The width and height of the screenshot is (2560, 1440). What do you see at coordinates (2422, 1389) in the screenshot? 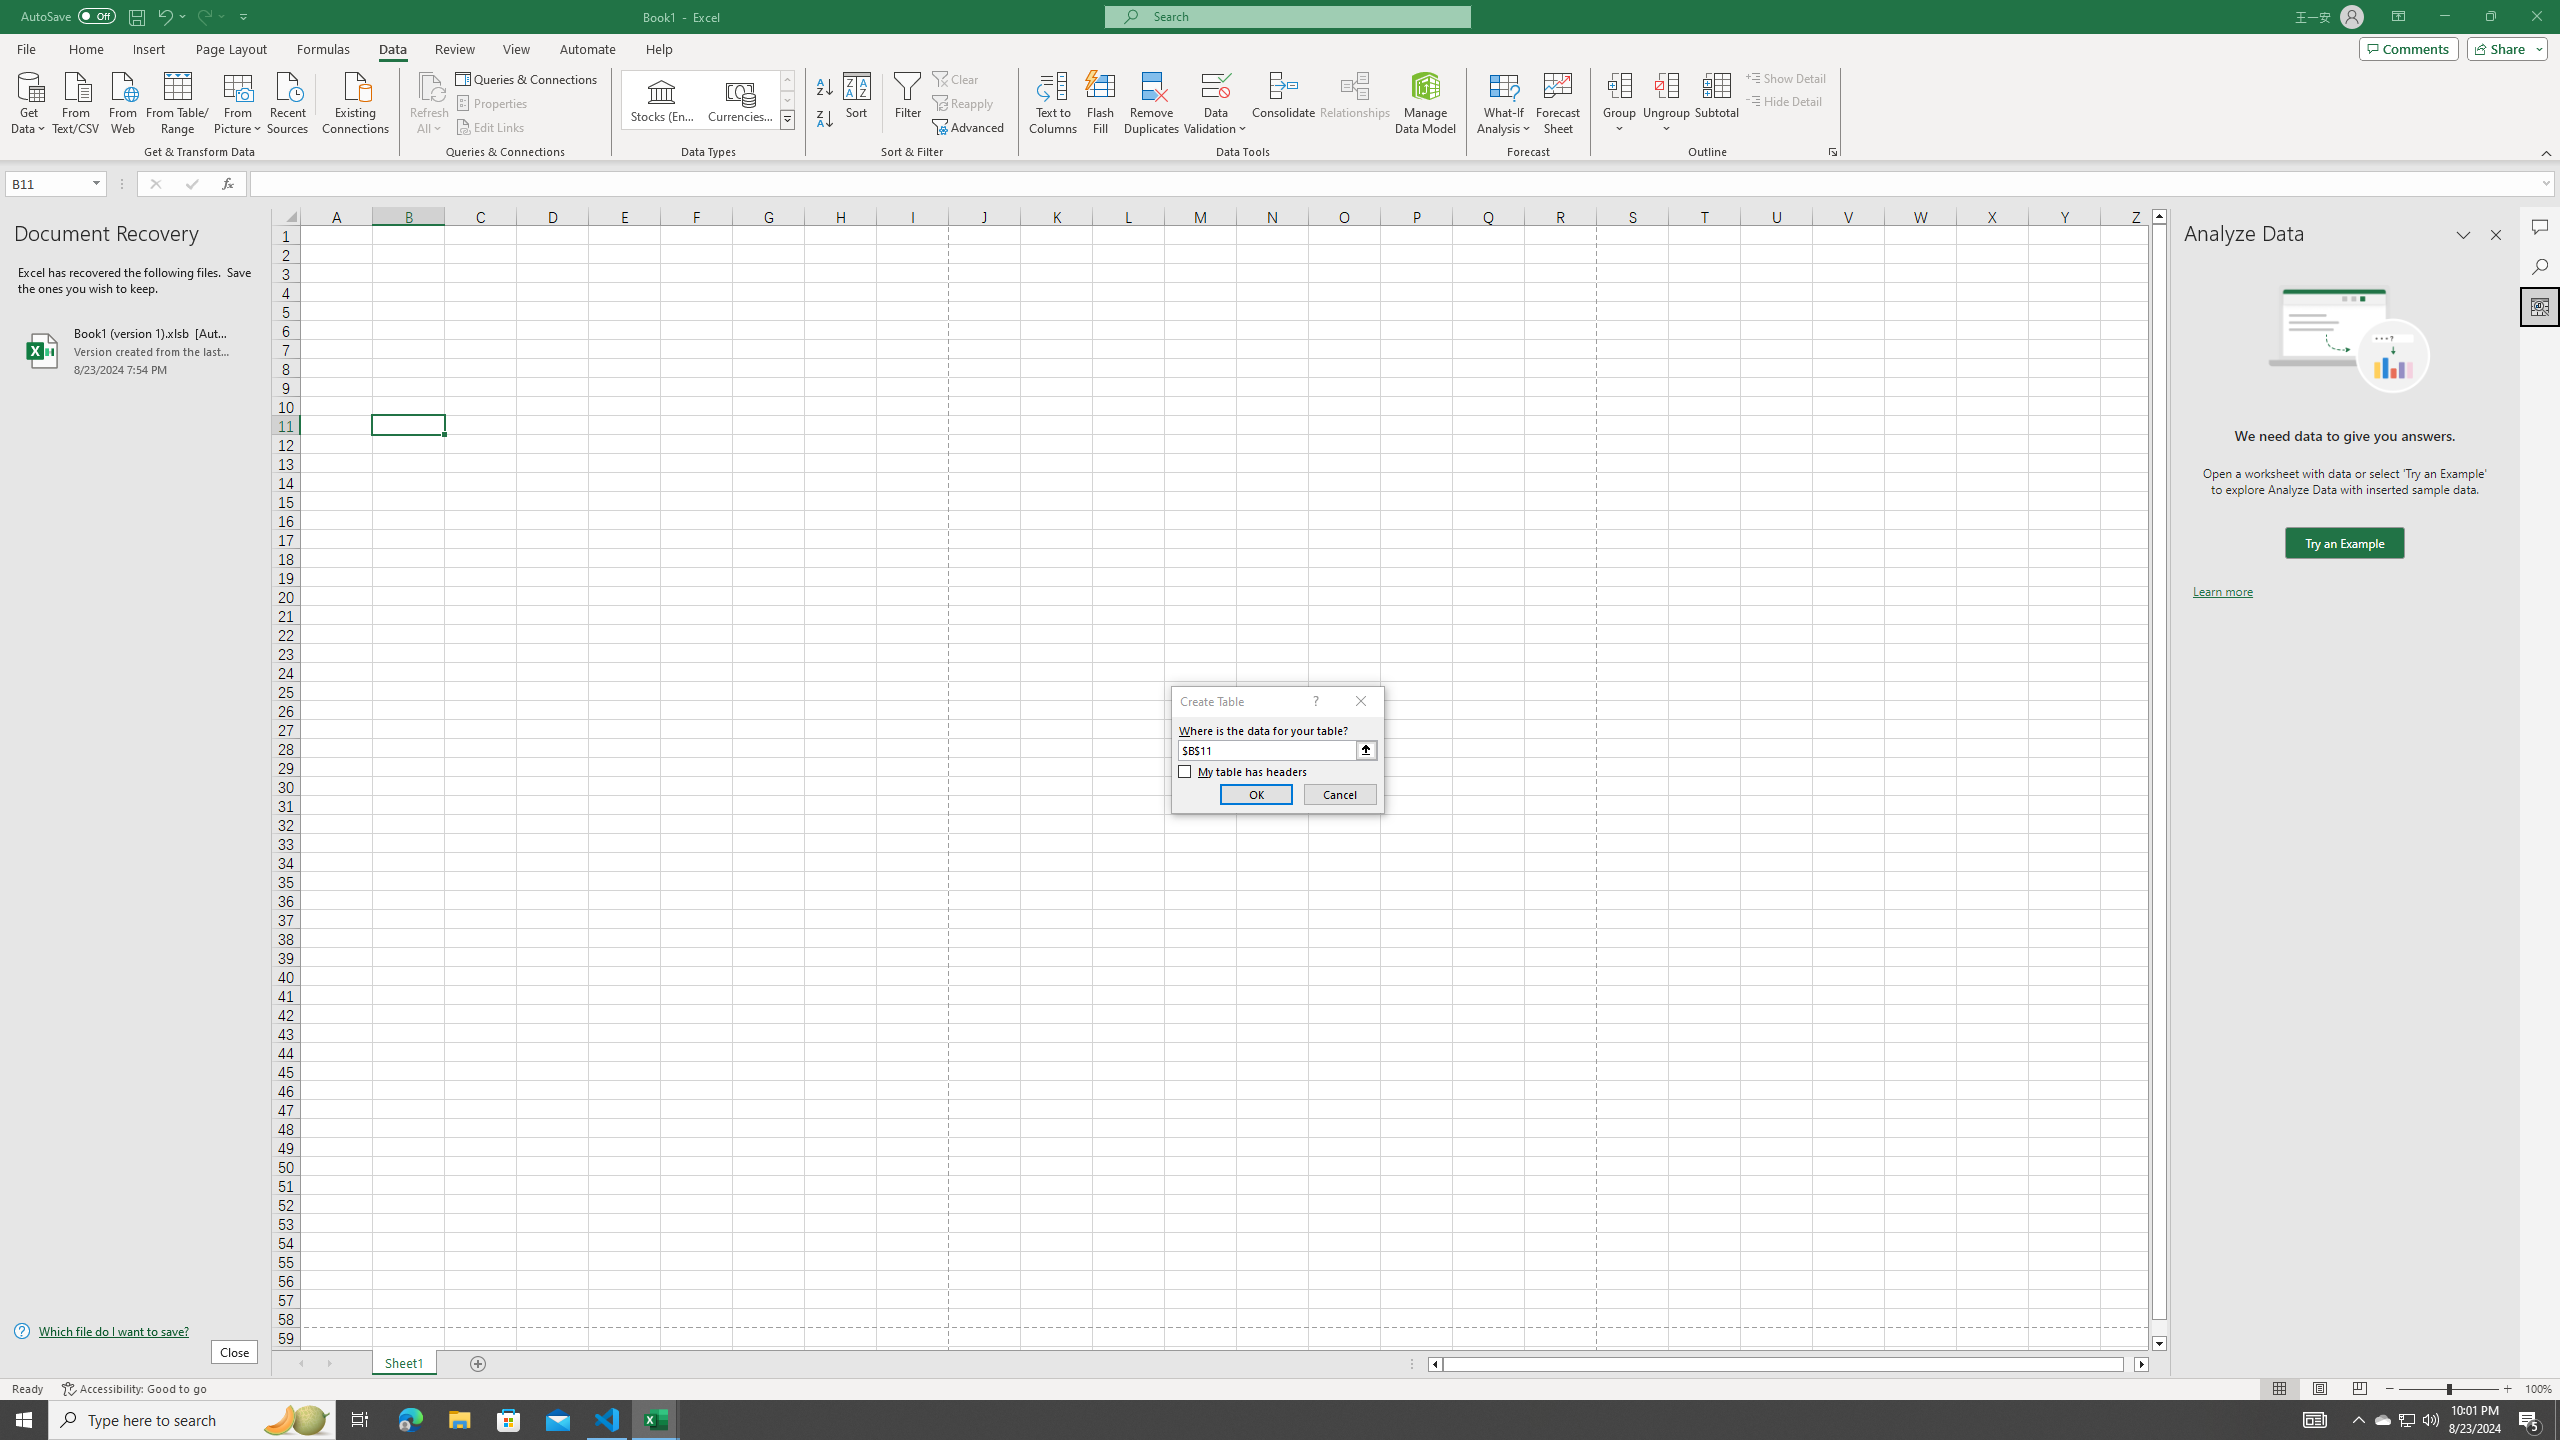
I see `'Zoom Out'` at bounding box center [2422, 1389].